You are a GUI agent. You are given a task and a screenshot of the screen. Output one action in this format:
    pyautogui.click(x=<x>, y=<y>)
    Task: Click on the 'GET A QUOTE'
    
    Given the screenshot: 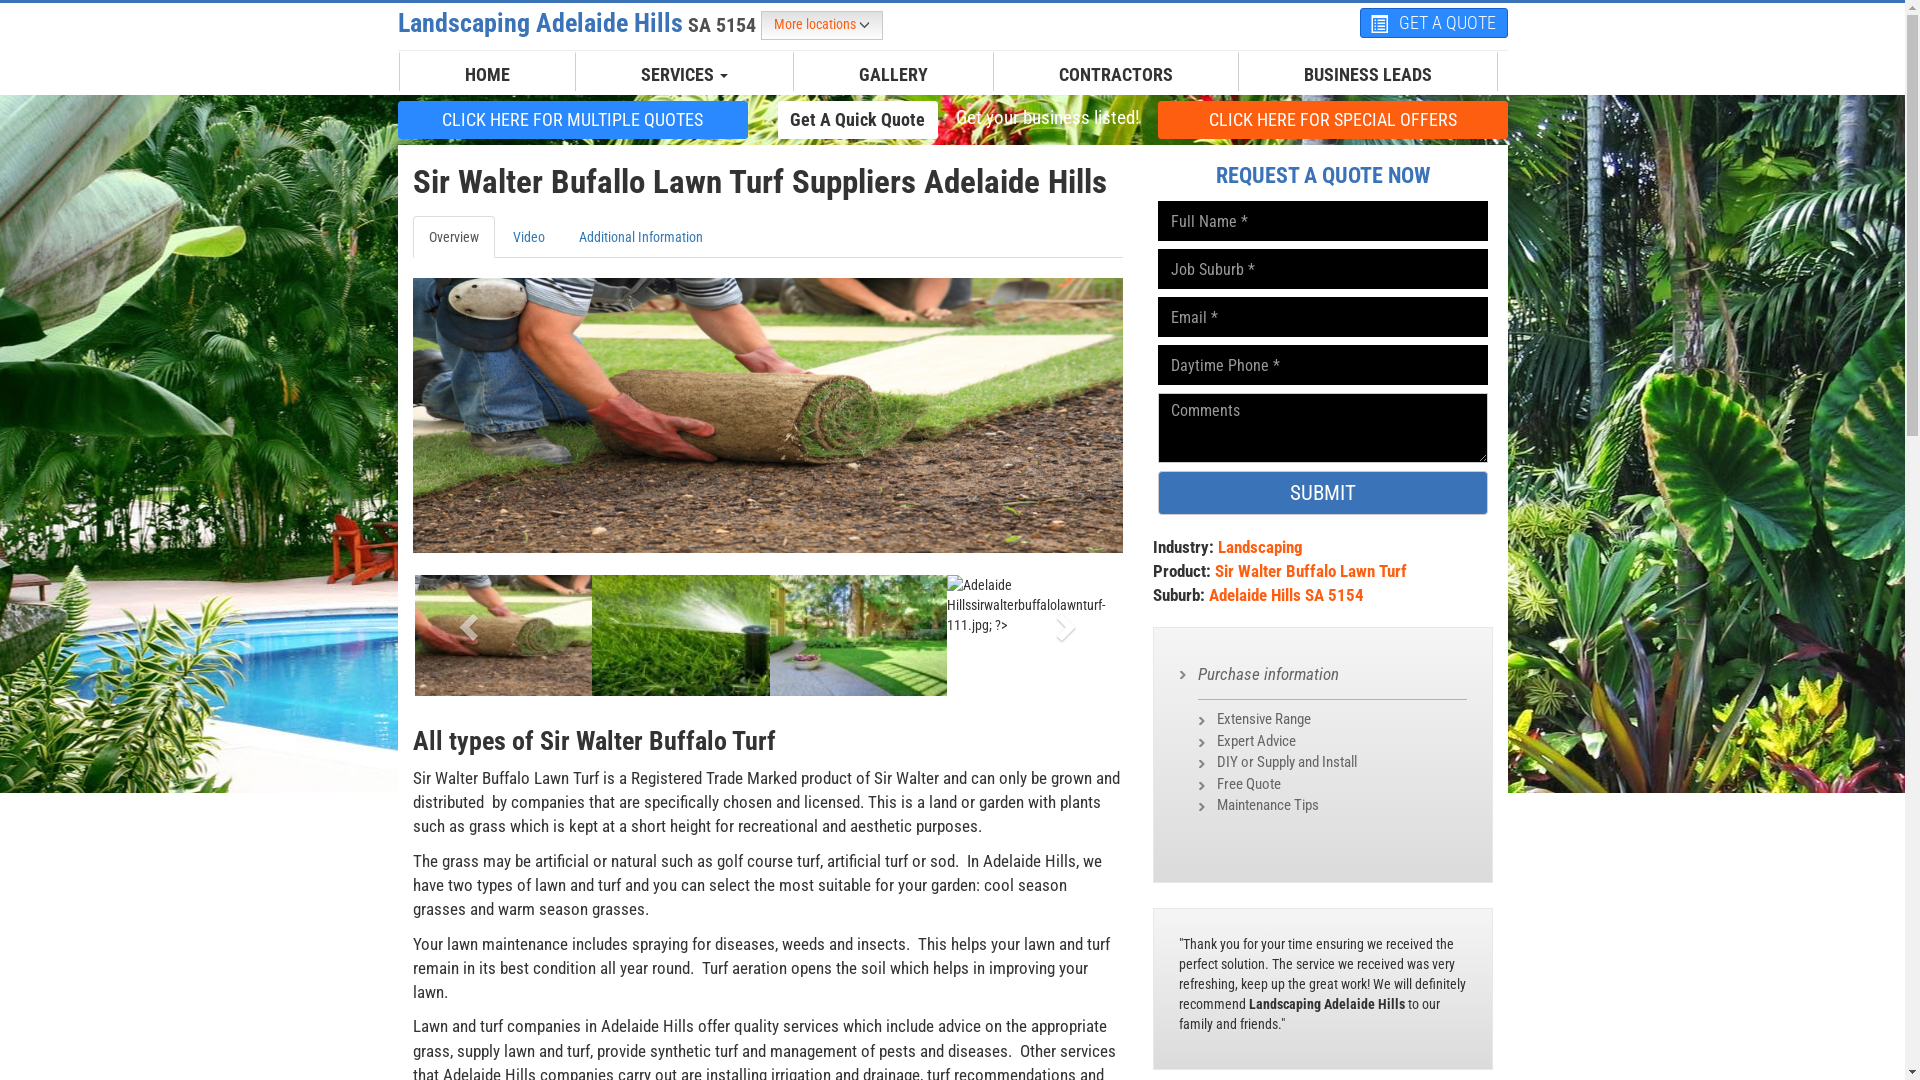 What is the action you would take?
    pyautogui.click(x=1433, y=23)
    